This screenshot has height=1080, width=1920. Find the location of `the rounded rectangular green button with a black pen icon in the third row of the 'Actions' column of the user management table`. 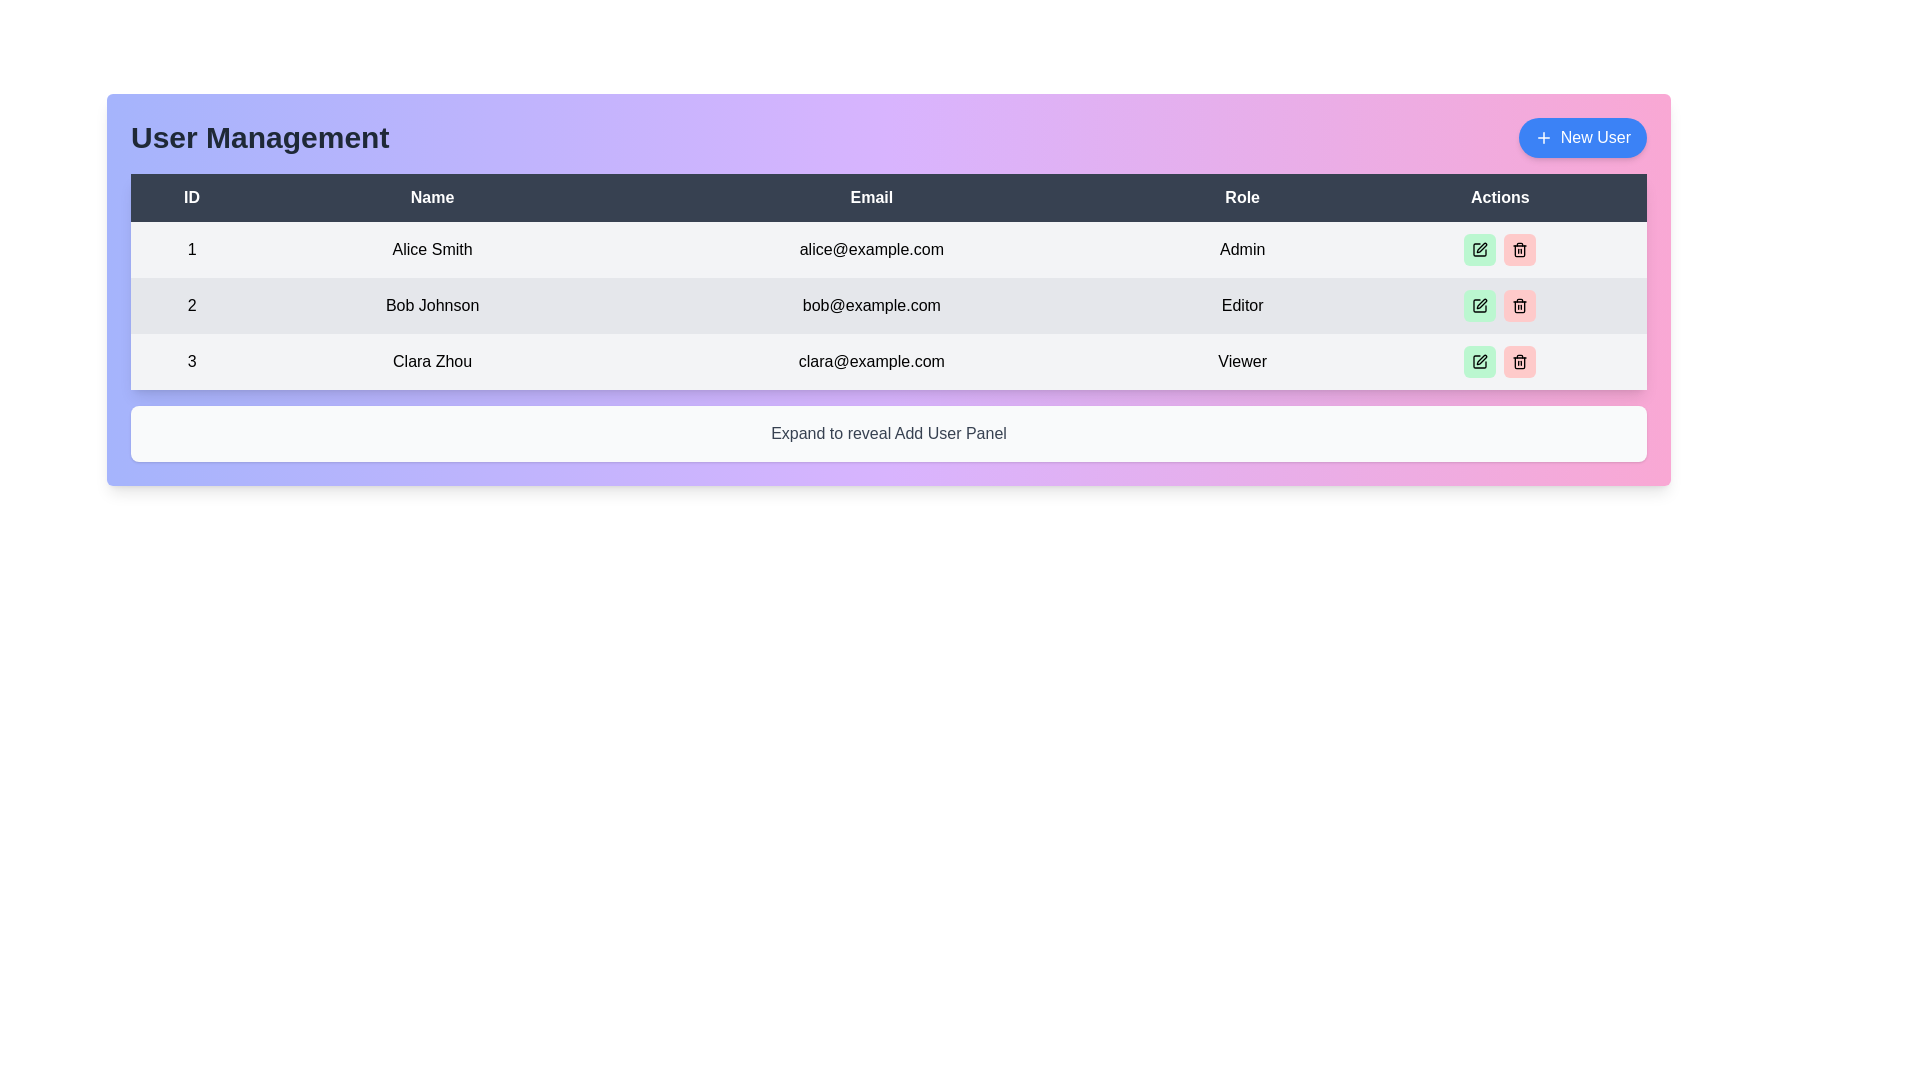

the rounded rectangular green button with a black pen icon in the third row of the 'Actions' column of the user management table is located at coordinates (1480, 362).